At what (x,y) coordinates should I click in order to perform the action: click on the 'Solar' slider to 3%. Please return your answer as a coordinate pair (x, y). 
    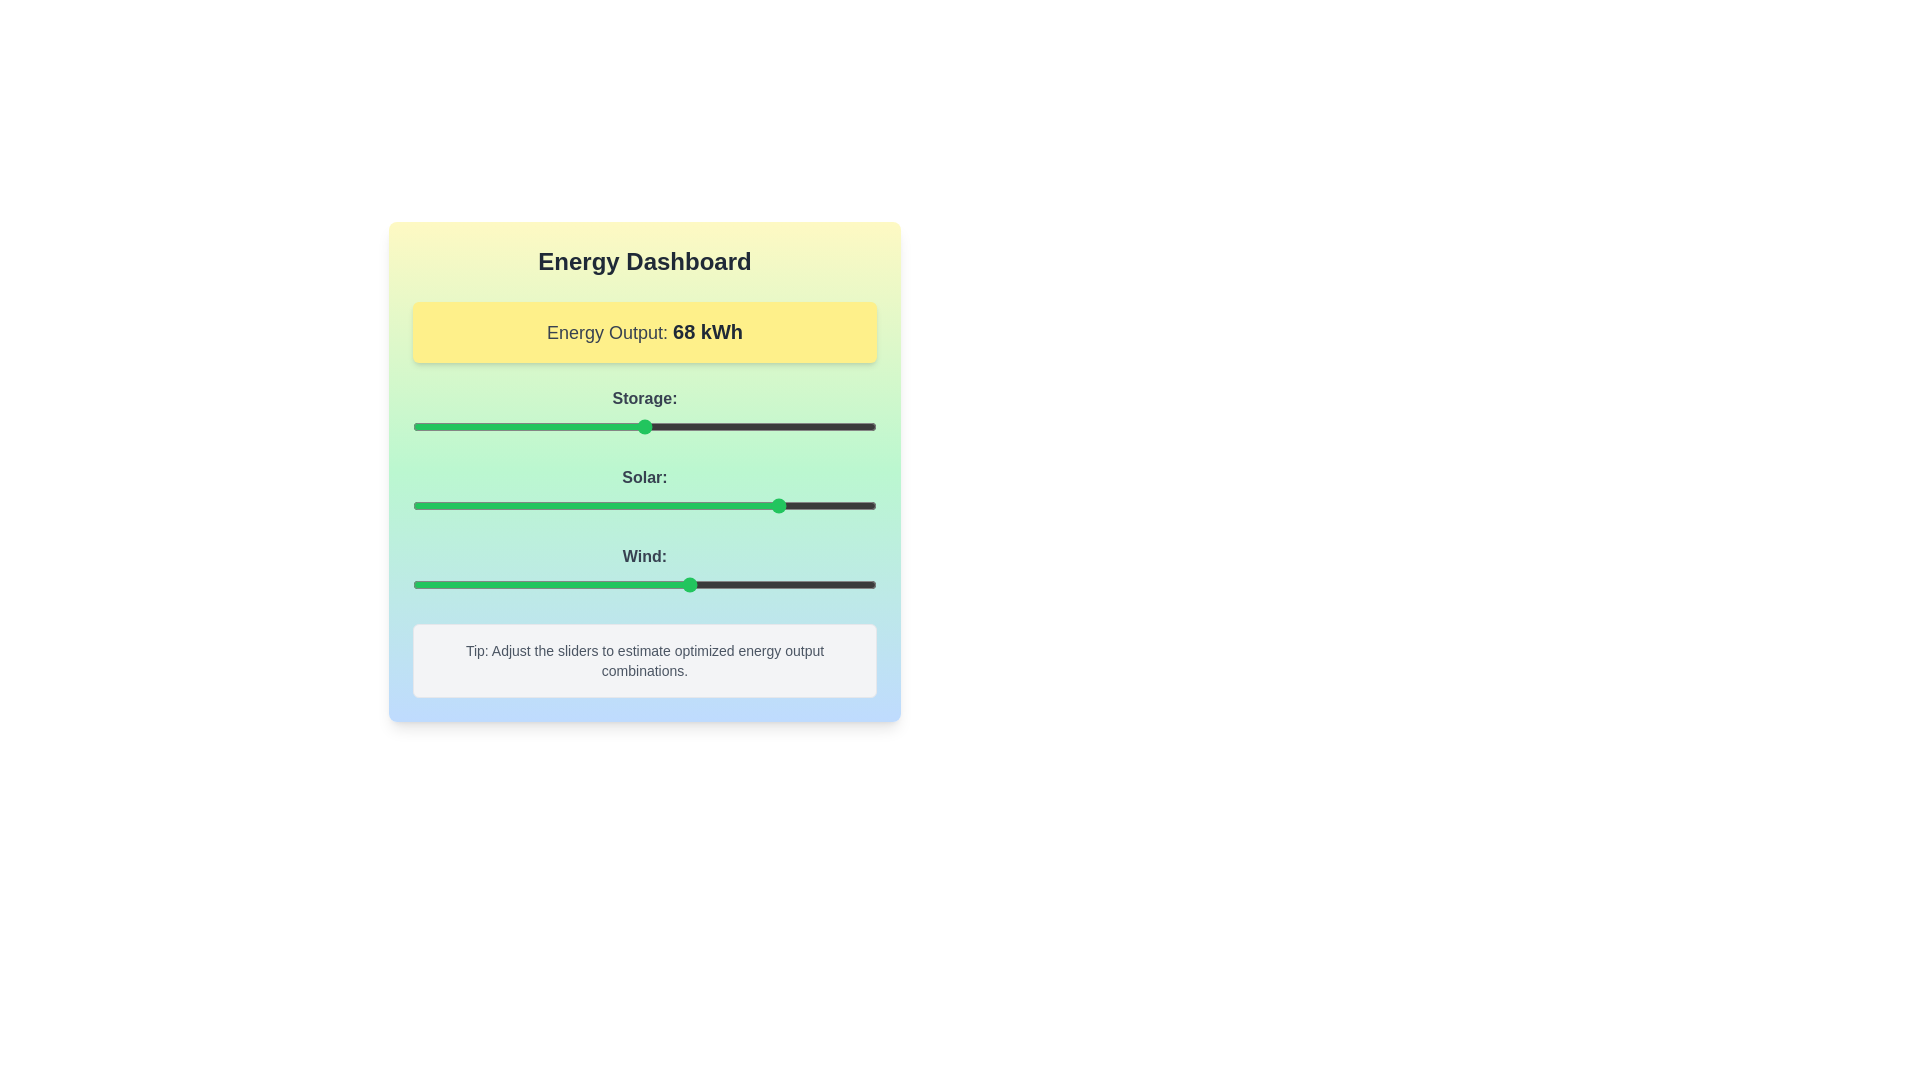
    Looking at the image, I should click on (426, 504).